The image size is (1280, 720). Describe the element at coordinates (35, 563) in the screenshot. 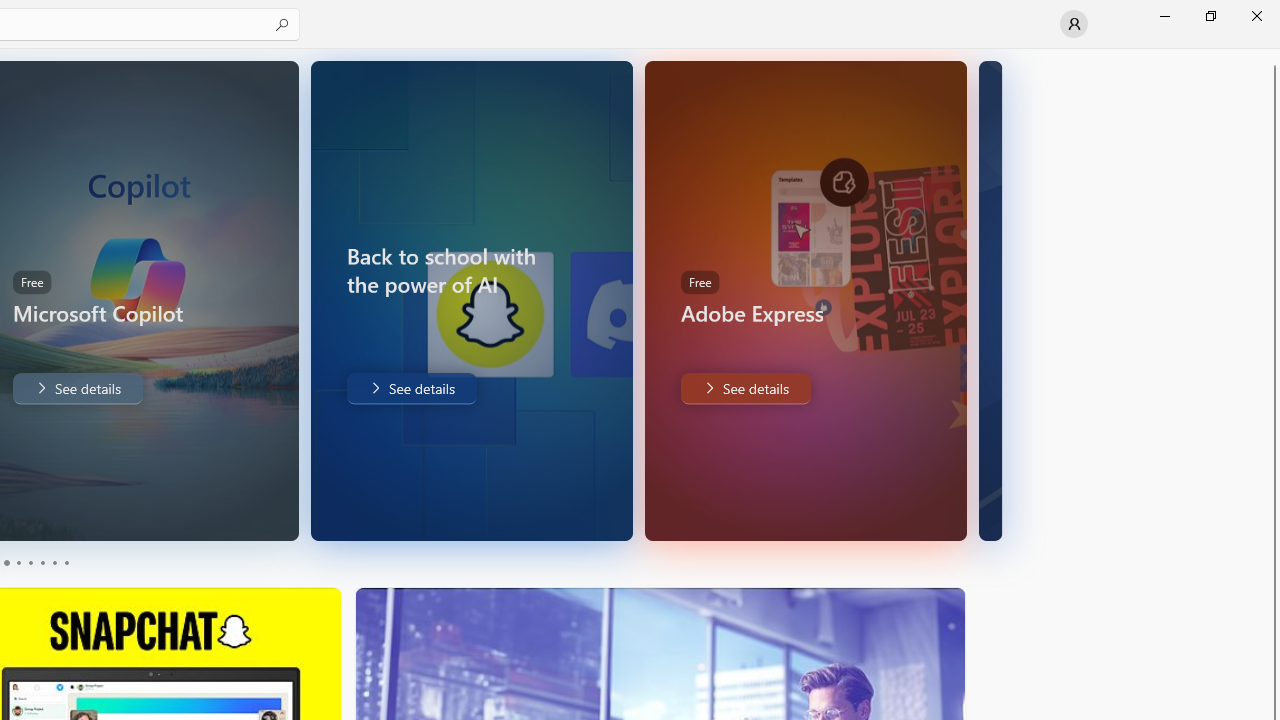

I see `'Pager'` at that location.